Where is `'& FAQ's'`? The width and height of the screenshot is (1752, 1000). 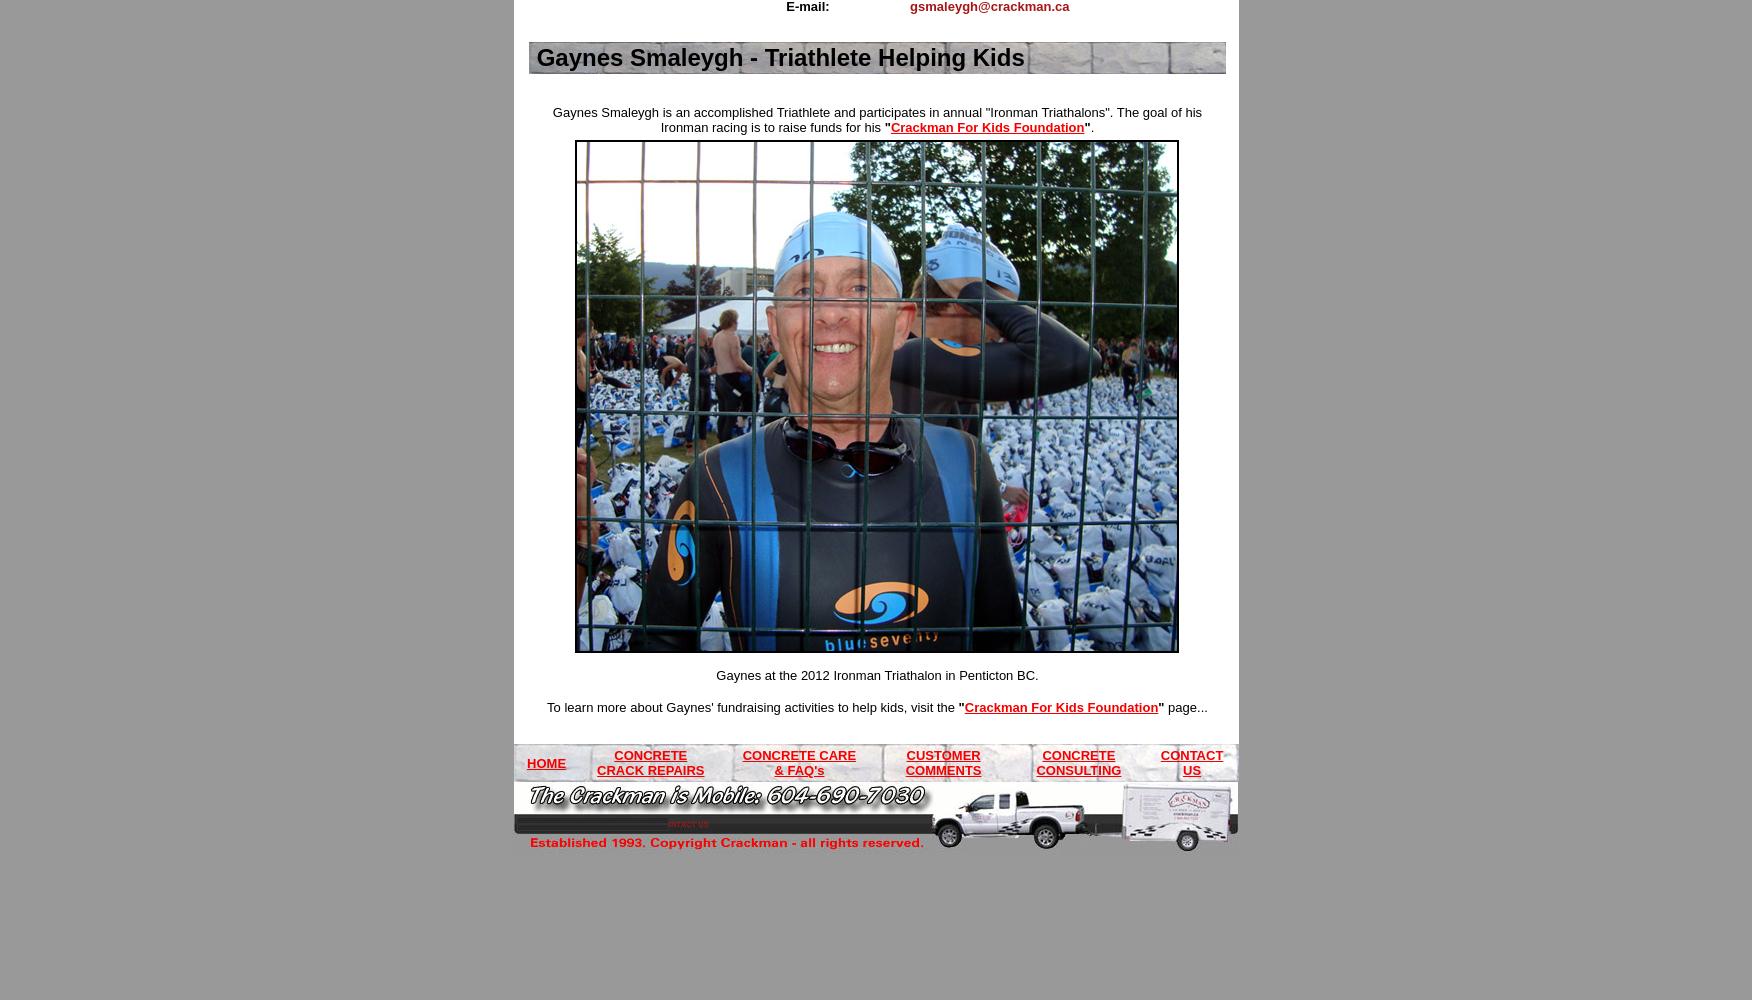 '& FAQ's' is located at coordinates (799, 770).